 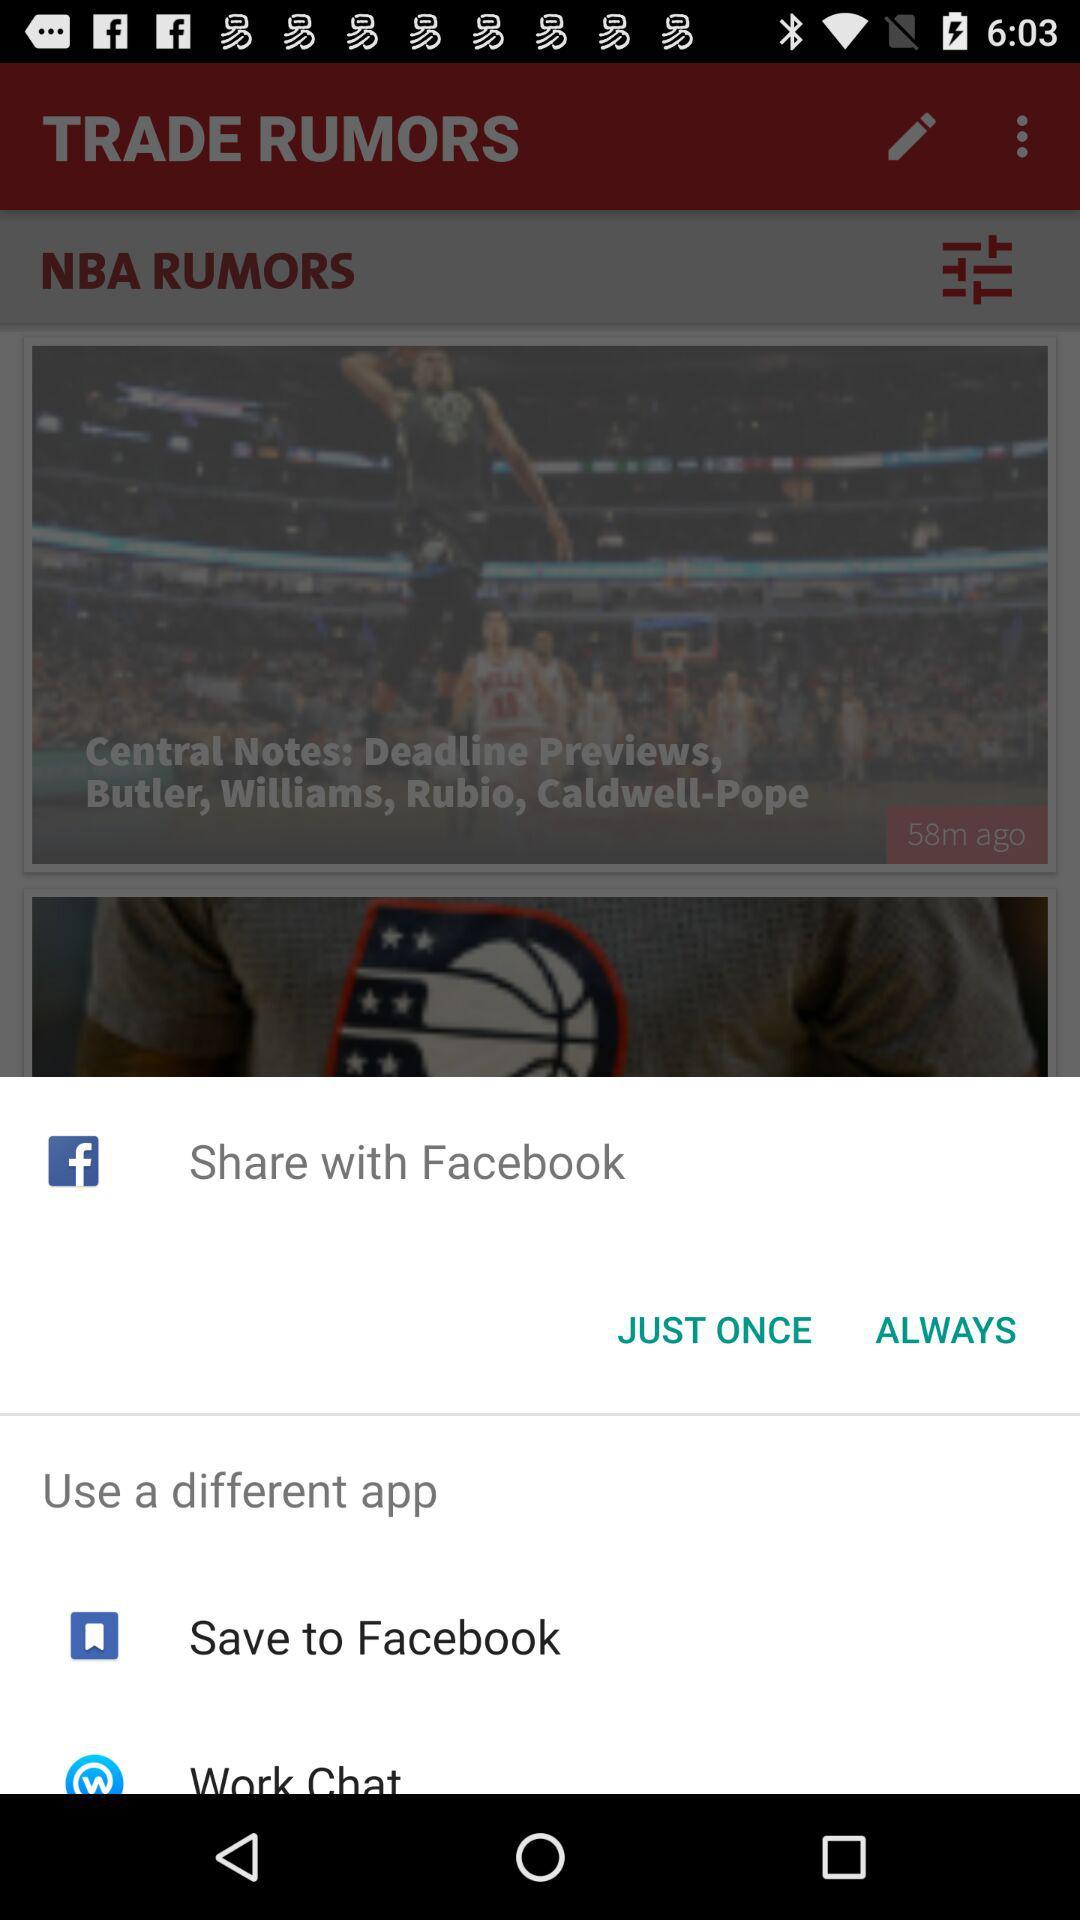 I want to click on use a different, so click(x=540, y=1489).